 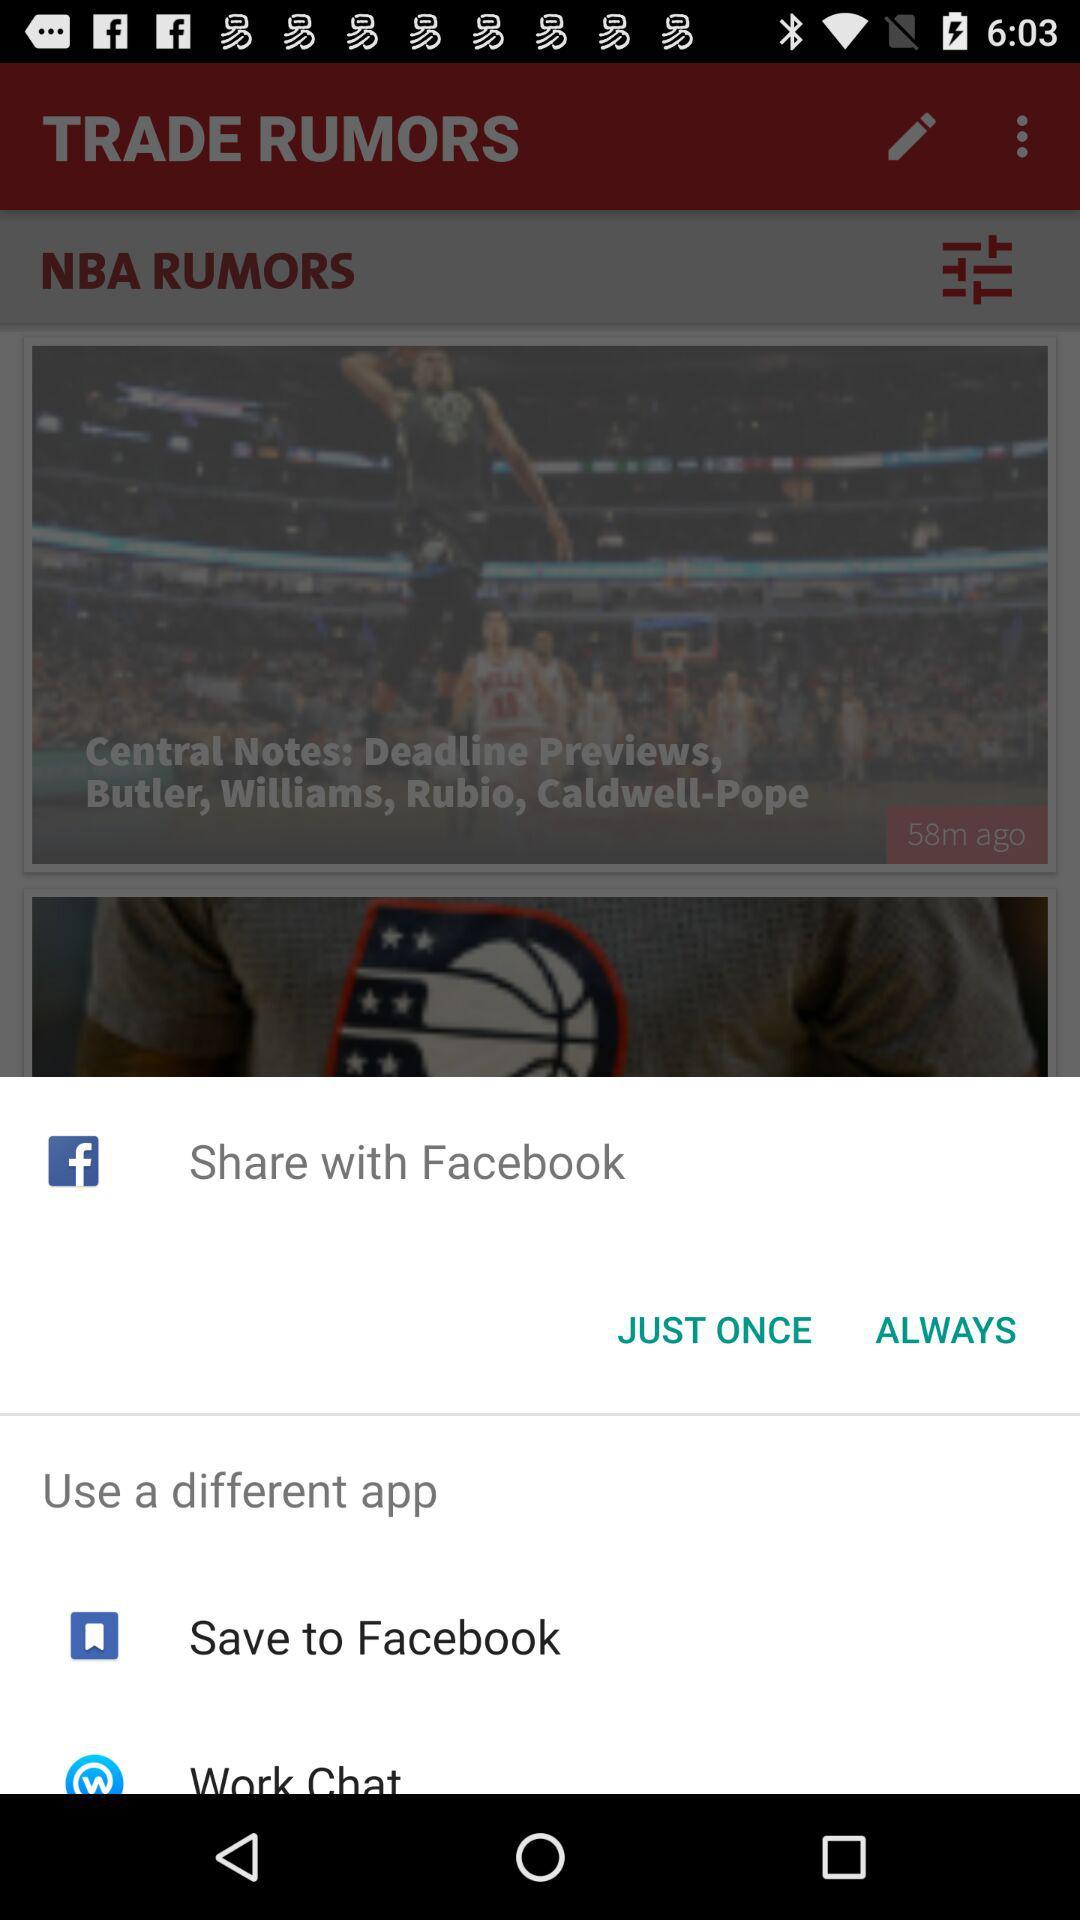 I want to click on use a different, so click(x=540, y=1489).